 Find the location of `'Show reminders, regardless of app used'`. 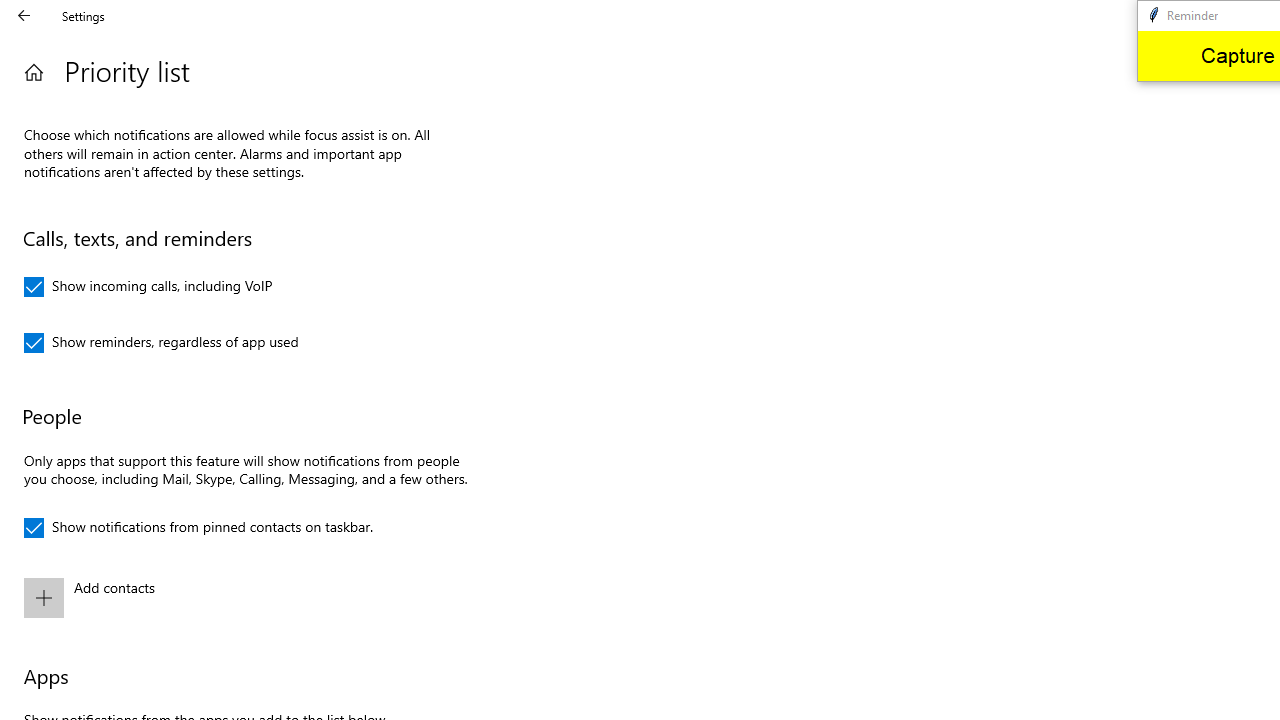

'Show reminders, regardless of app used' is located at coordinates (161, 342).